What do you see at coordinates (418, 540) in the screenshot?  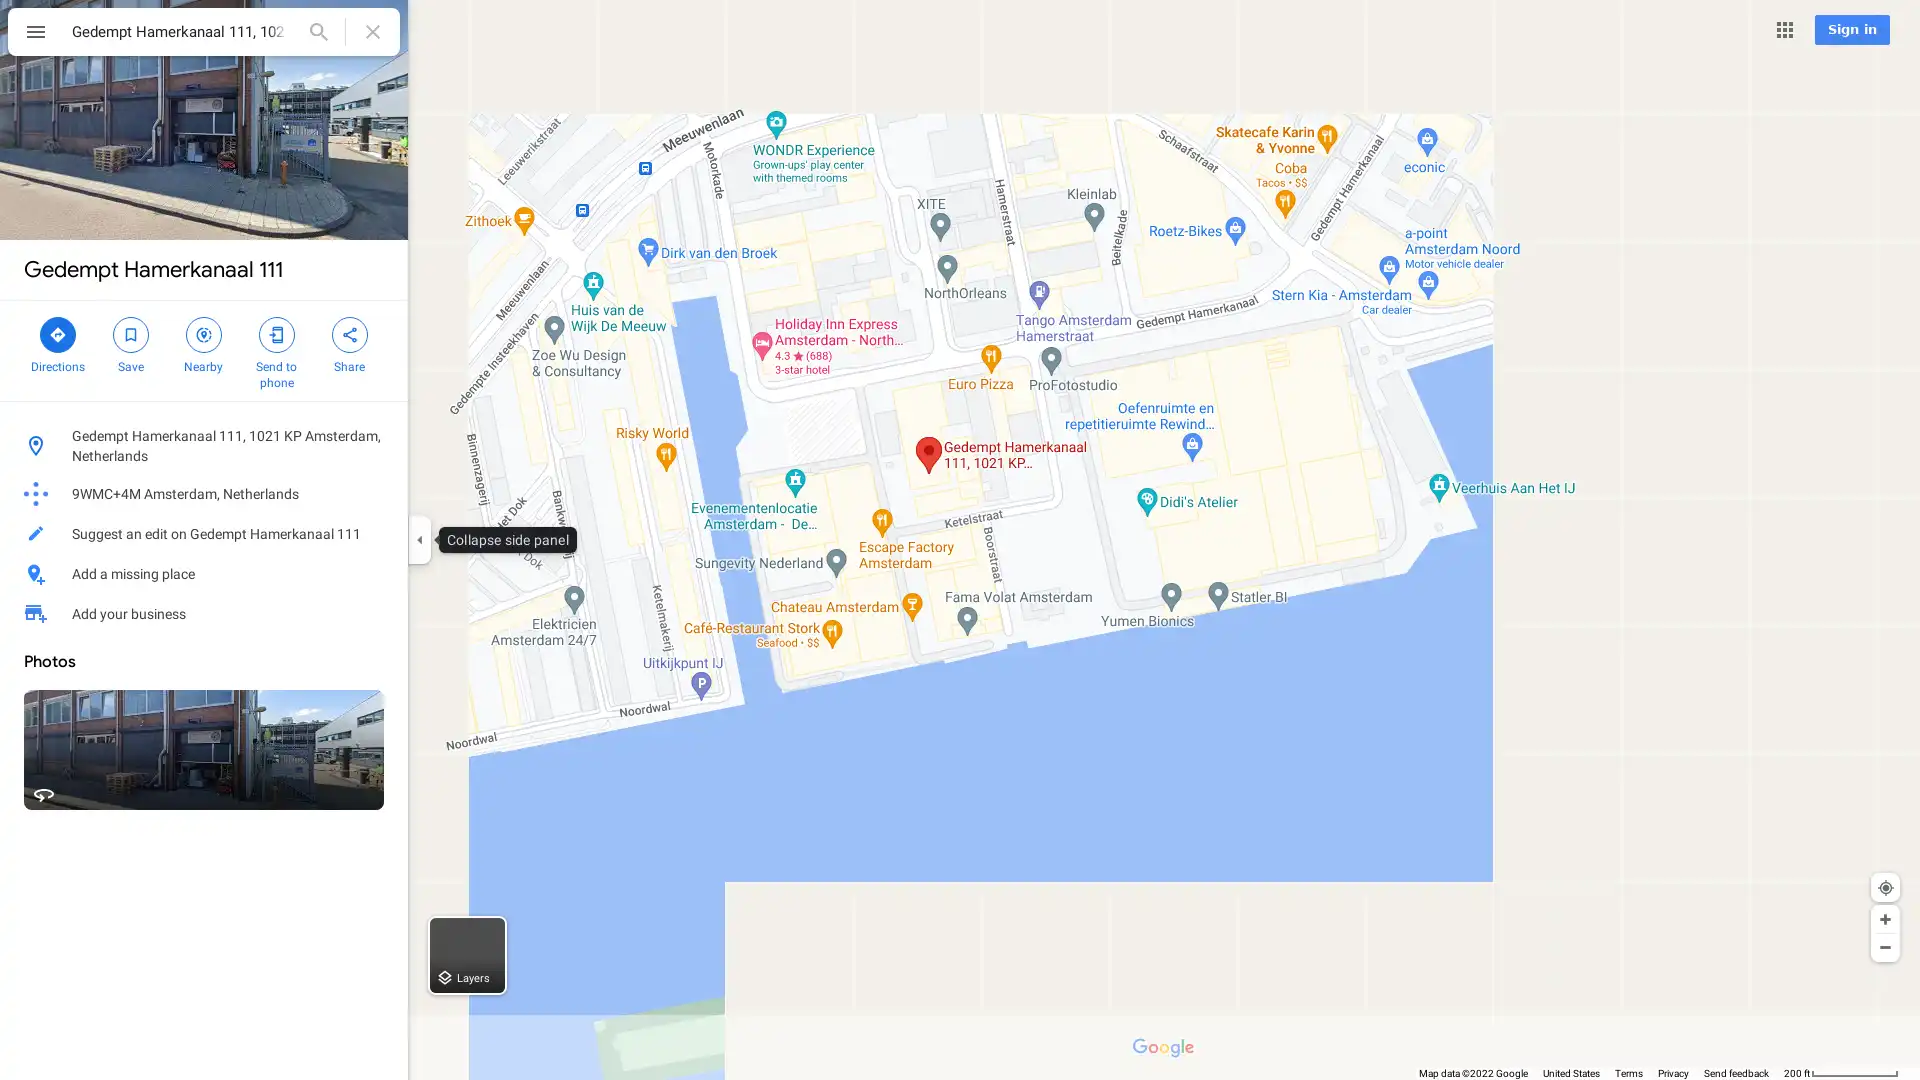 I see `Collapse side panel` at bounding box center [418, 540].